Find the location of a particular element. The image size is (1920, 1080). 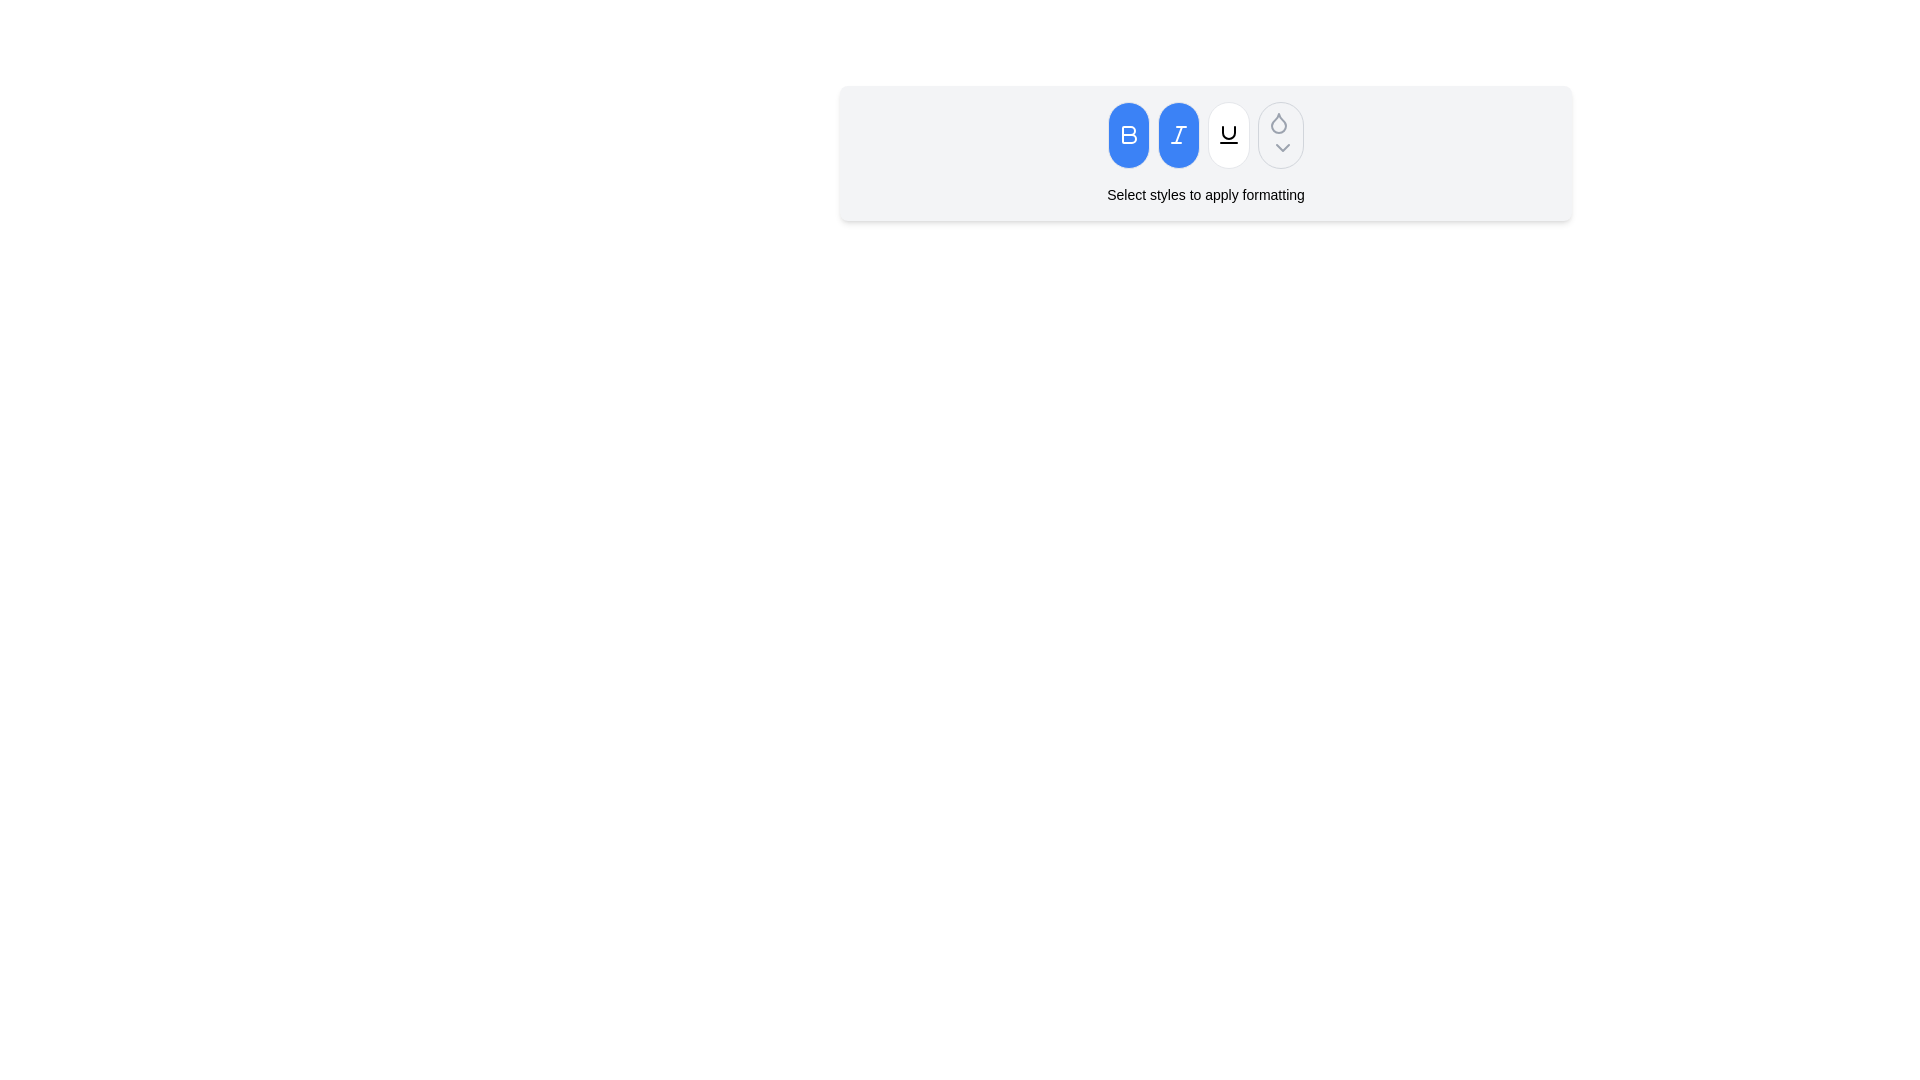

the bold text formatting button located at the top-left of the text editing toolbar is located at coordinates (1128, 135).